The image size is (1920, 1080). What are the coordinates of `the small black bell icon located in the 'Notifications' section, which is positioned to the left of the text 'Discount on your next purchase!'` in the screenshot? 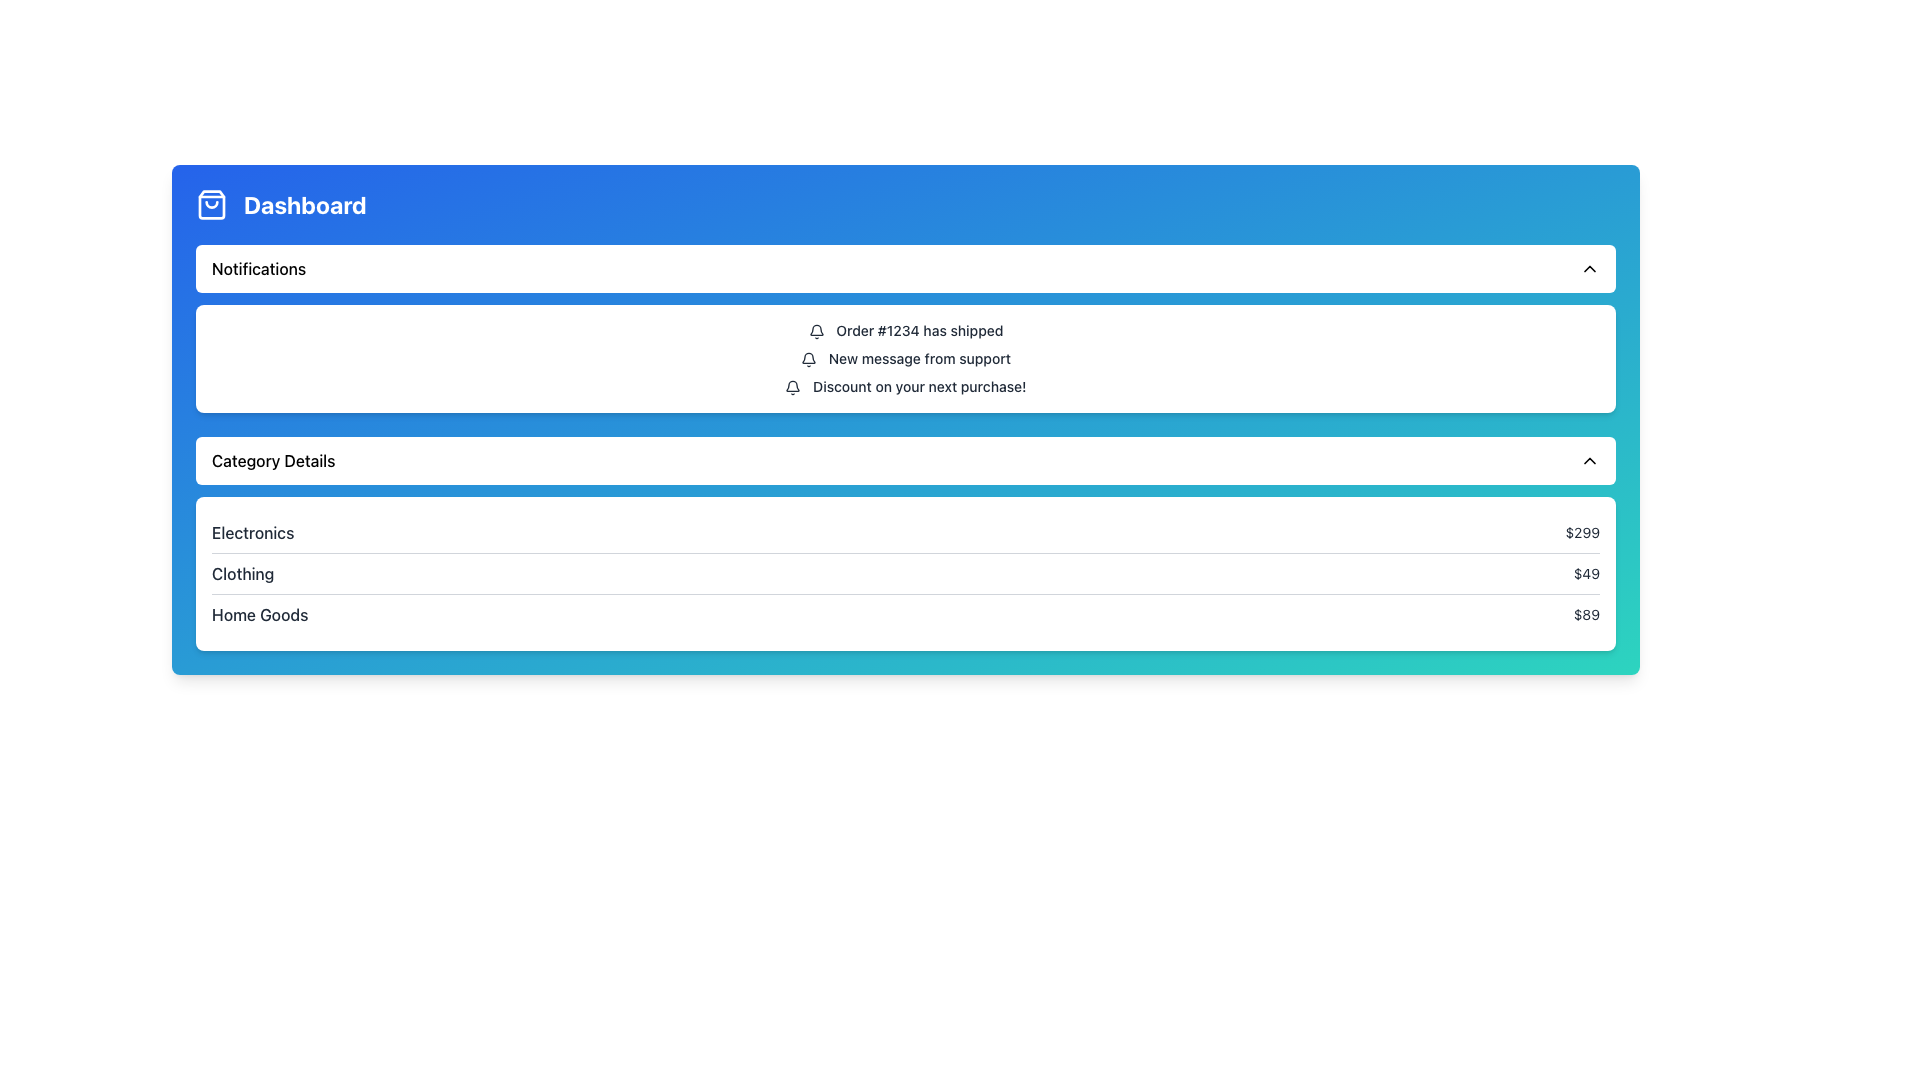 It's located at (792, 388).